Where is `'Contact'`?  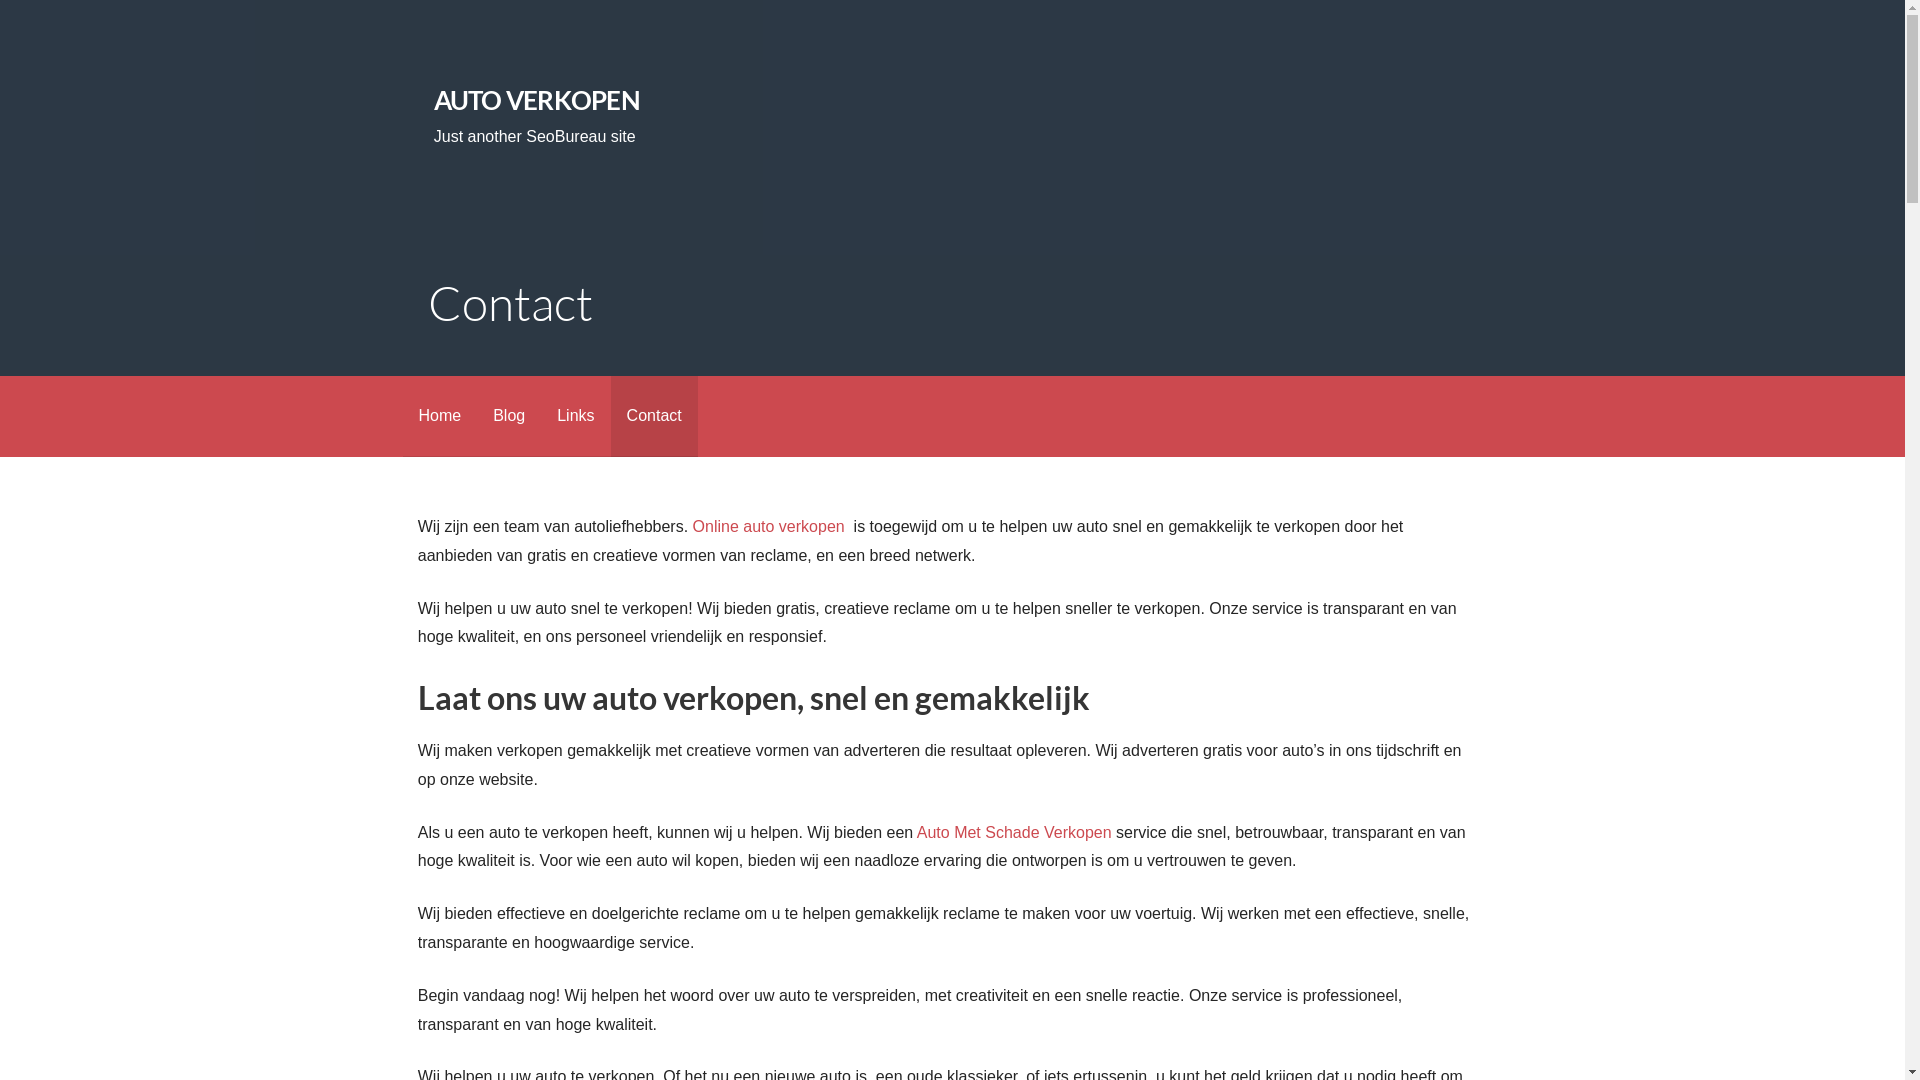 'Contact' is located at coordinates (654, 415).